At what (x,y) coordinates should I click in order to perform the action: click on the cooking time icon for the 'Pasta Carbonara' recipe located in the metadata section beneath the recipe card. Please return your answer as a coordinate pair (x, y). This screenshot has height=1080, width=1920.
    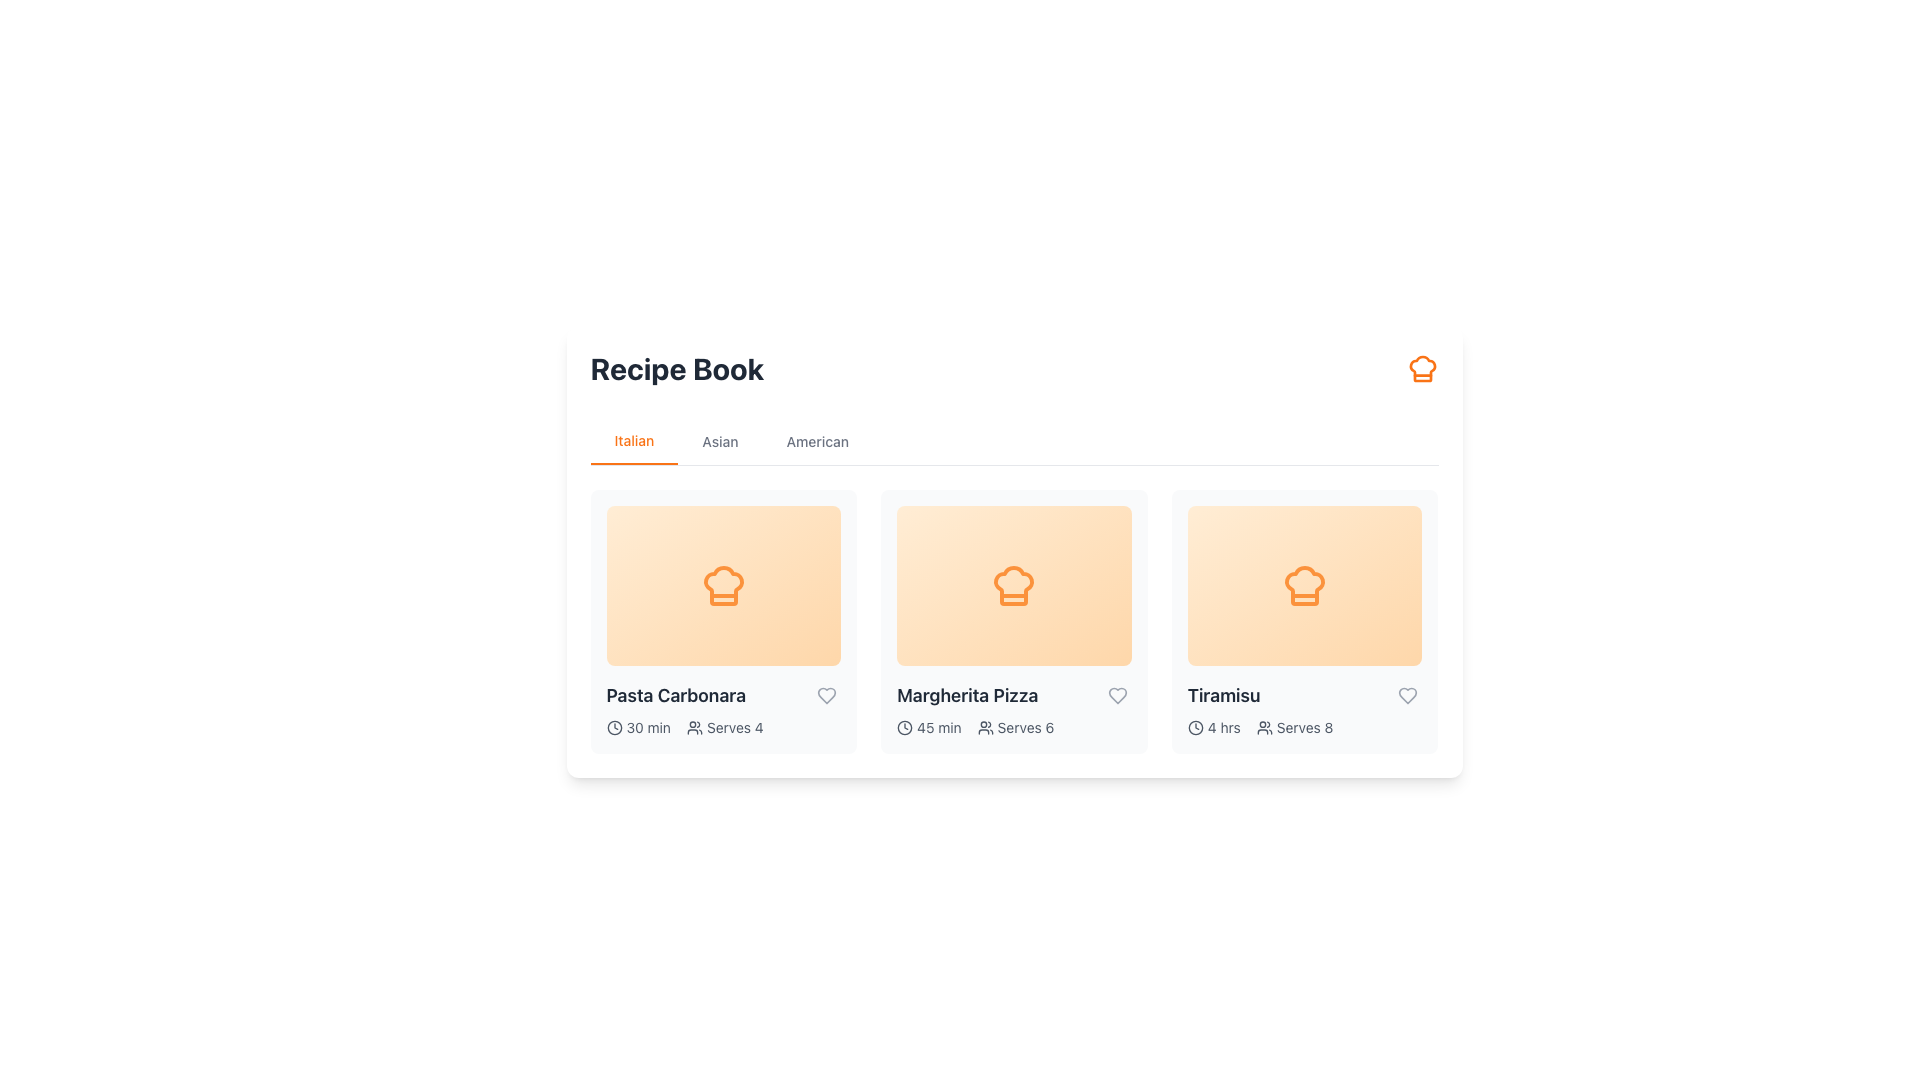
    Looking at the image, I should click on (613, 728).